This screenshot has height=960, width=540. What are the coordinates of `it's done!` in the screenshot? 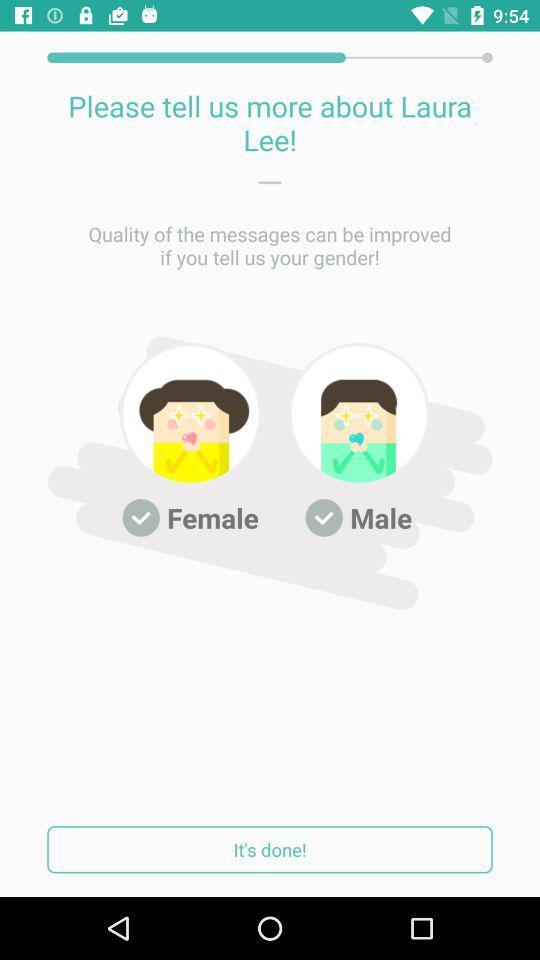 It's located at (270, 848).